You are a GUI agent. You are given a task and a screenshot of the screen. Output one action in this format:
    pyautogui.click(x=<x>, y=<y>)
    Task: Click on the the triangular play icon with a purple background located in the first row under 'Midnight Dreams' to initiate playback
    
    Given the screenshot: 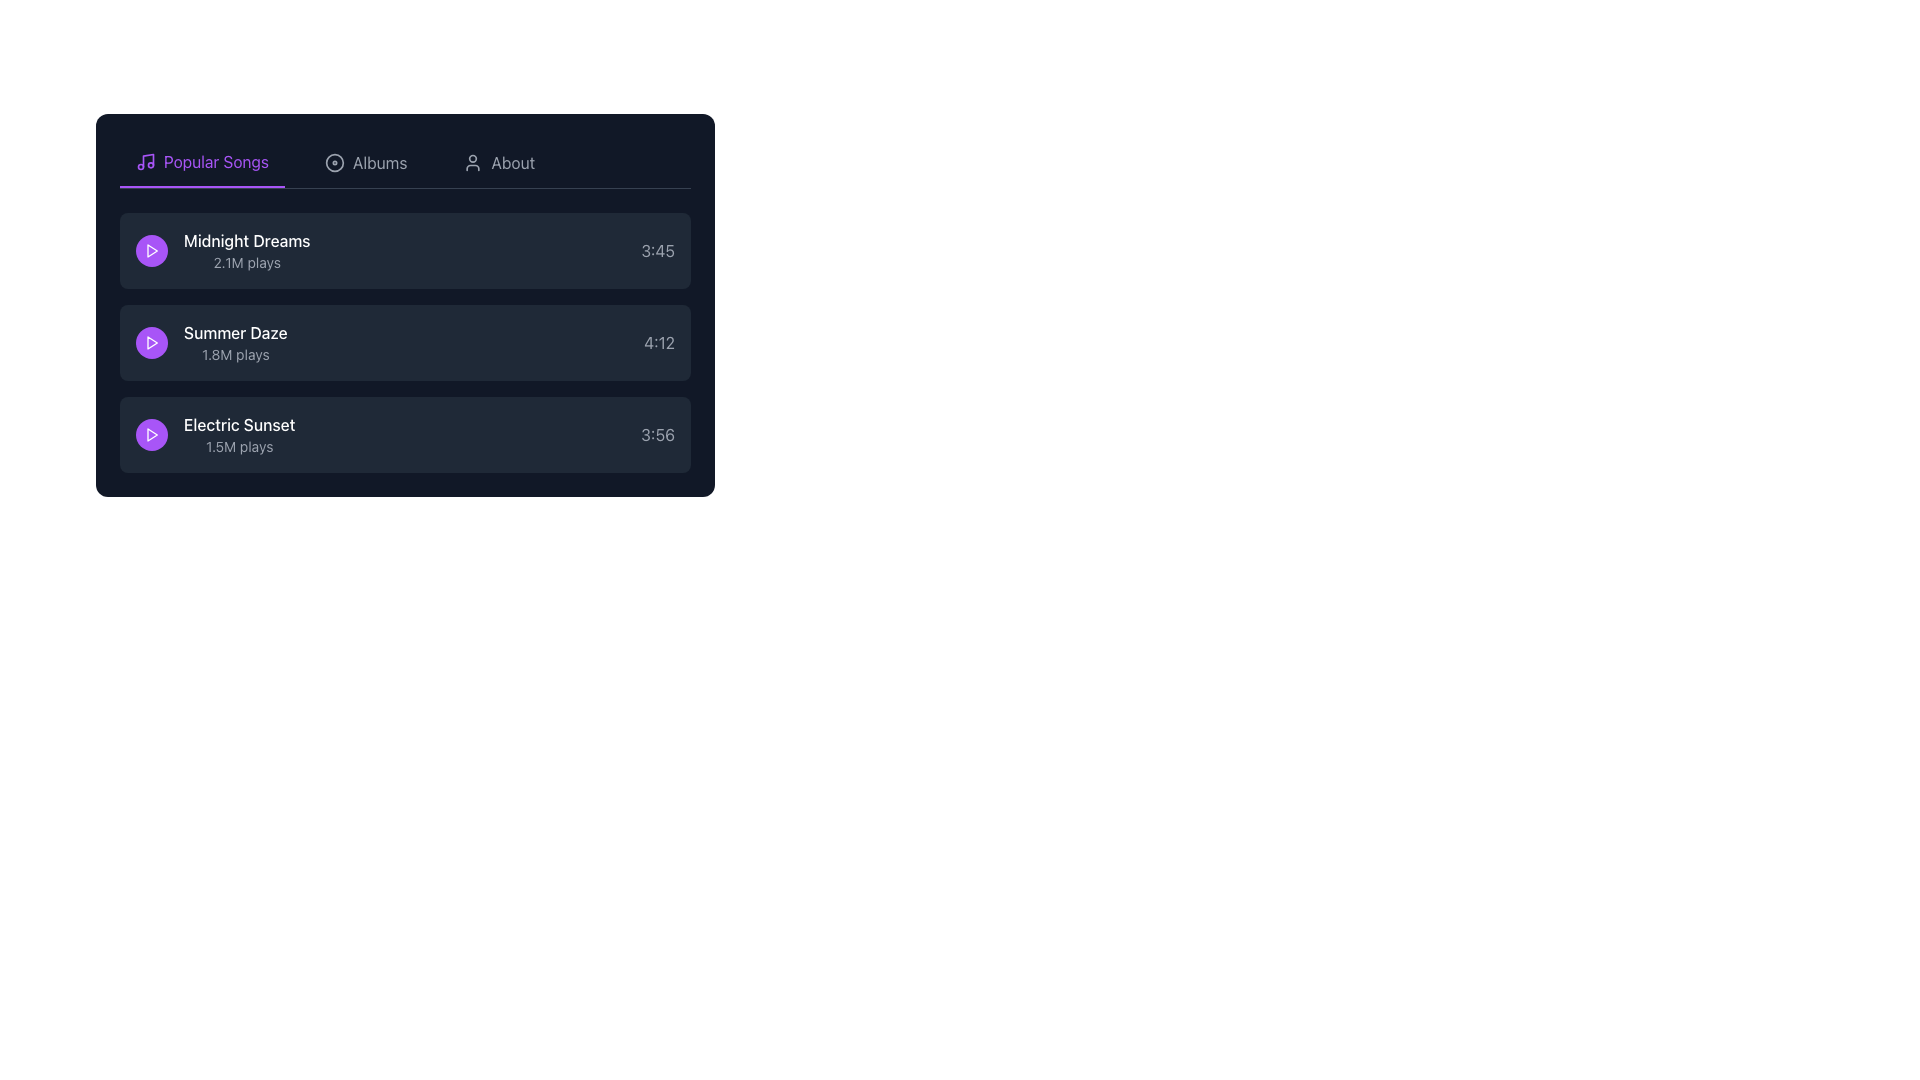 What is the action you would take?
    pyautogui.click(x=151, y=249)
    